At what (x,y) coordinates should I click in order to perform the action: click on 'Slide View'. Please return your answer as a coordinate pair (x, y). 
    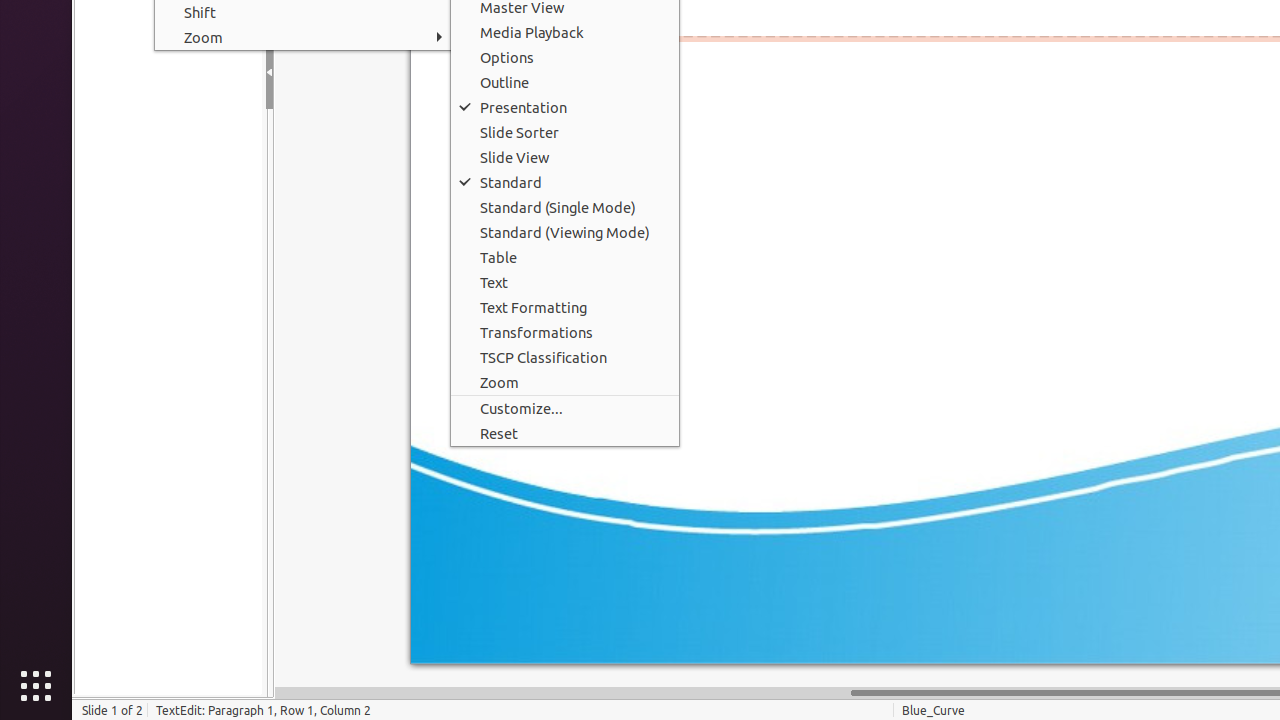
    Looking at the image, I should click on (563, 156).